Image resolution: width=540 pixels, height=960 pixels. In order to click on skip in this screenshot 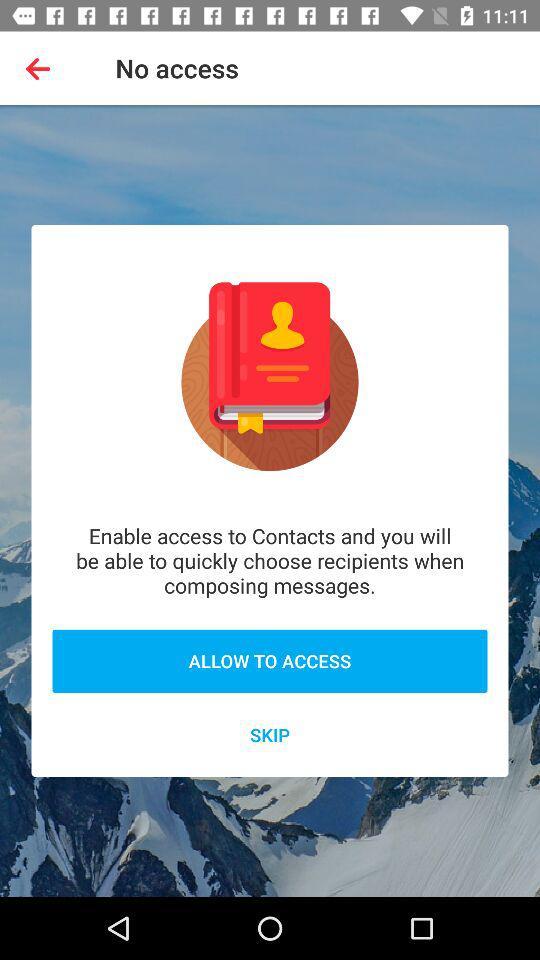, I will do `click(270, 733)`.